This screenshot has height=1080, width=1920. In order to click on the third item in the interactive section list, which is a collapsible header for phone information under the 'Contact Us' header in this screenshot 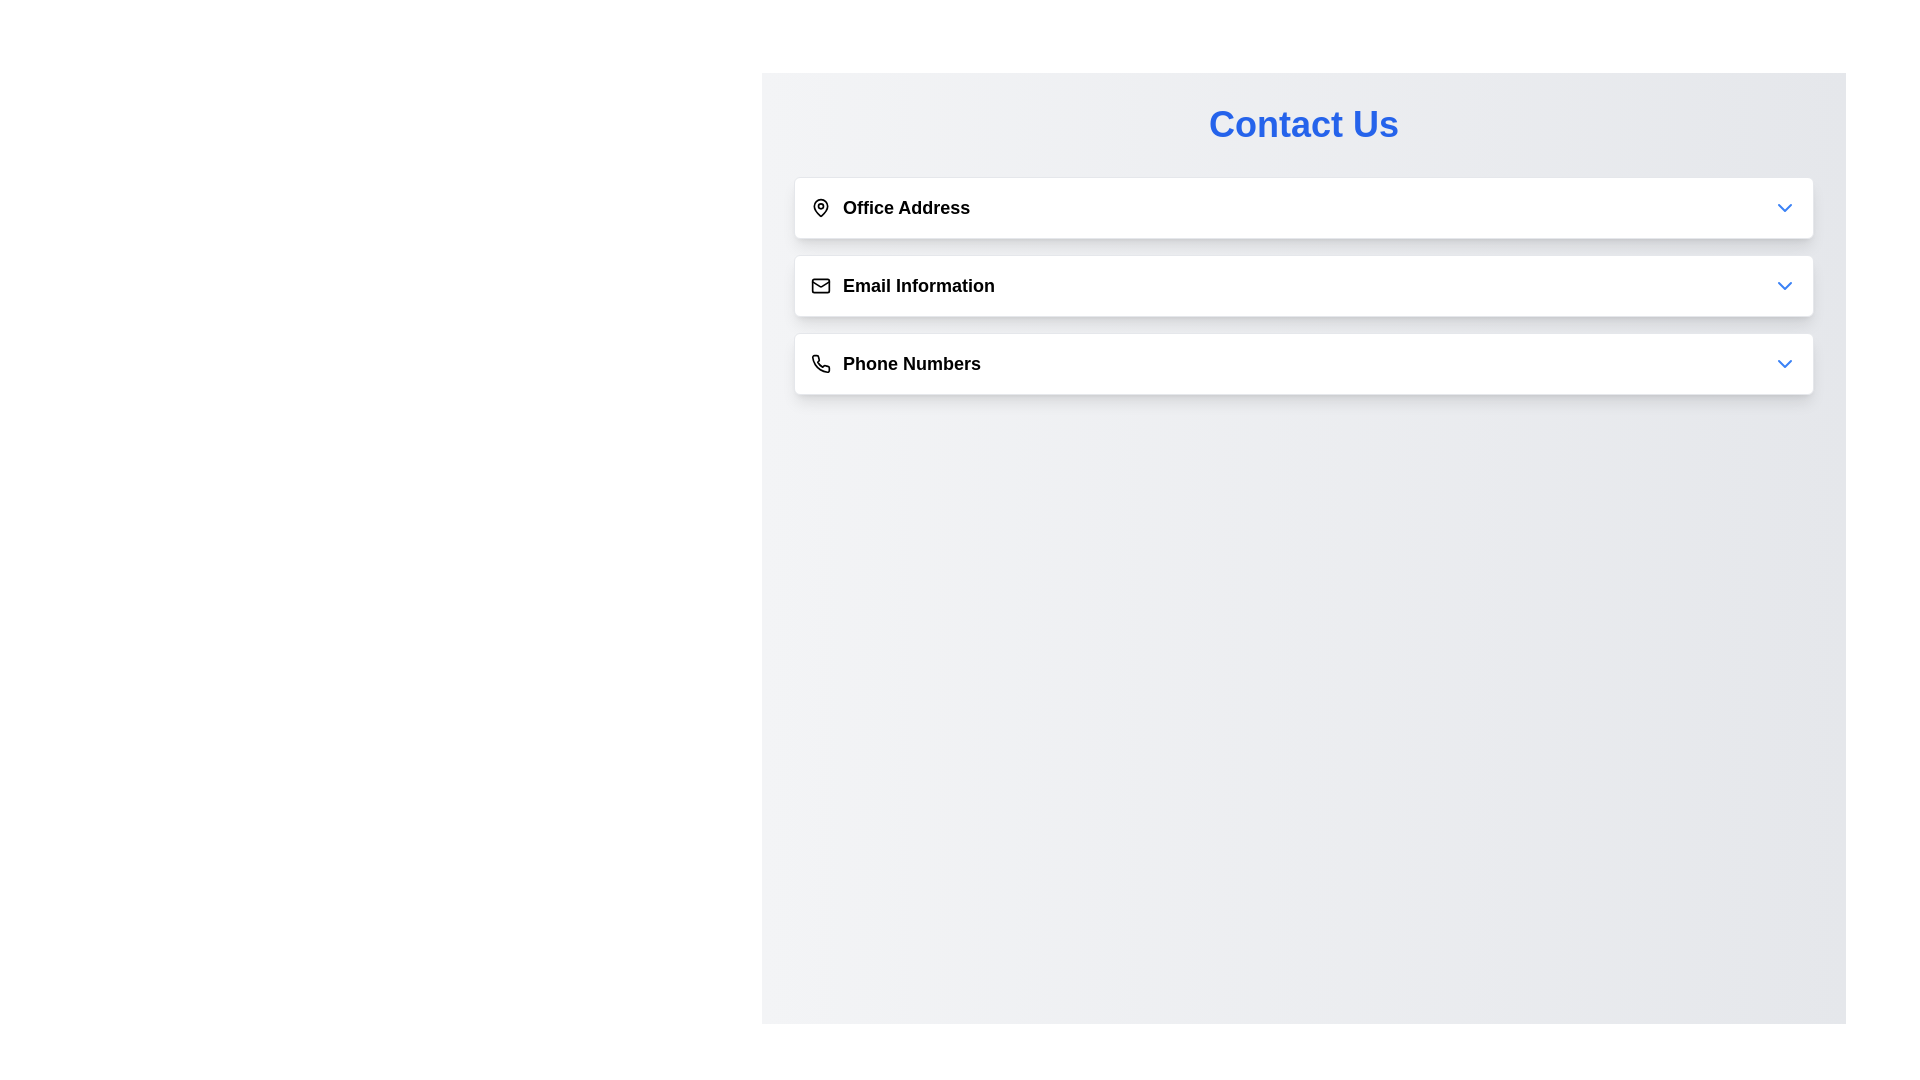, I will do `click(895, 363)`.